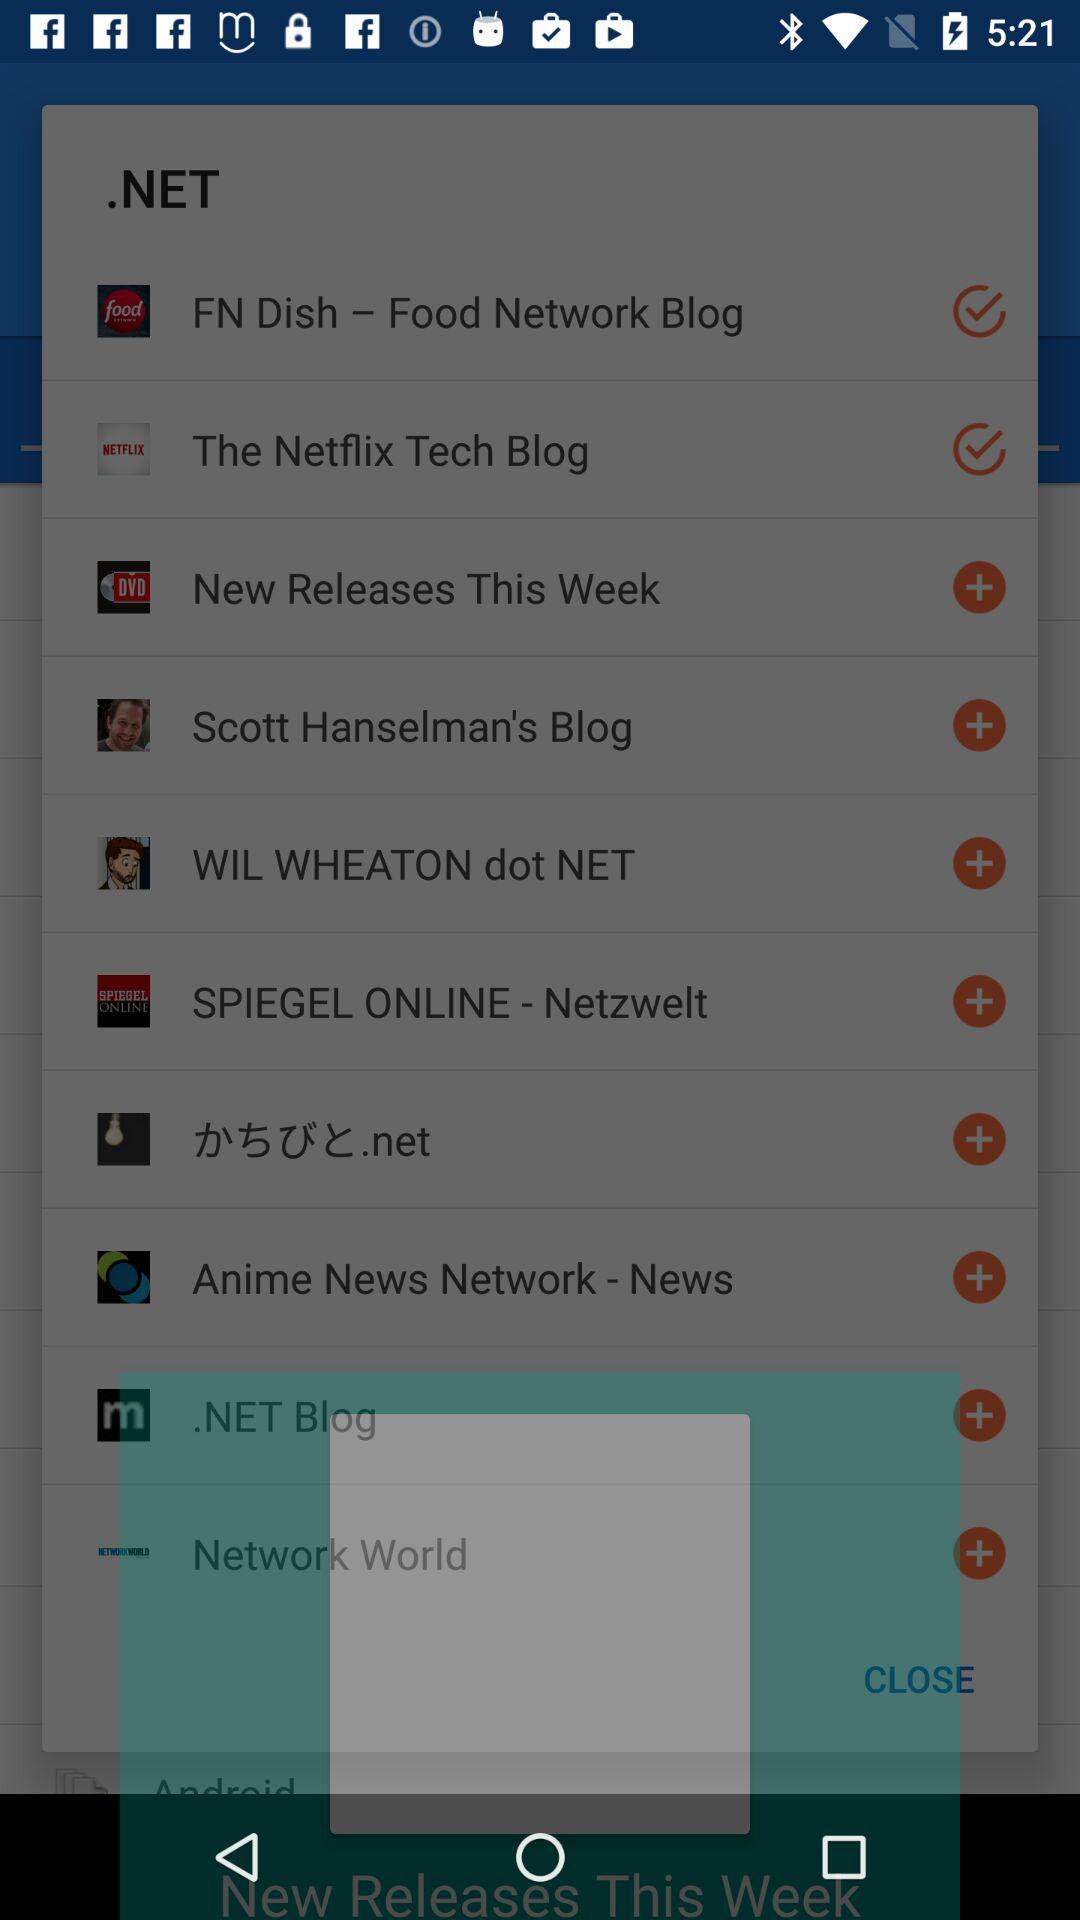  I want to click on add, so click(978, 724).